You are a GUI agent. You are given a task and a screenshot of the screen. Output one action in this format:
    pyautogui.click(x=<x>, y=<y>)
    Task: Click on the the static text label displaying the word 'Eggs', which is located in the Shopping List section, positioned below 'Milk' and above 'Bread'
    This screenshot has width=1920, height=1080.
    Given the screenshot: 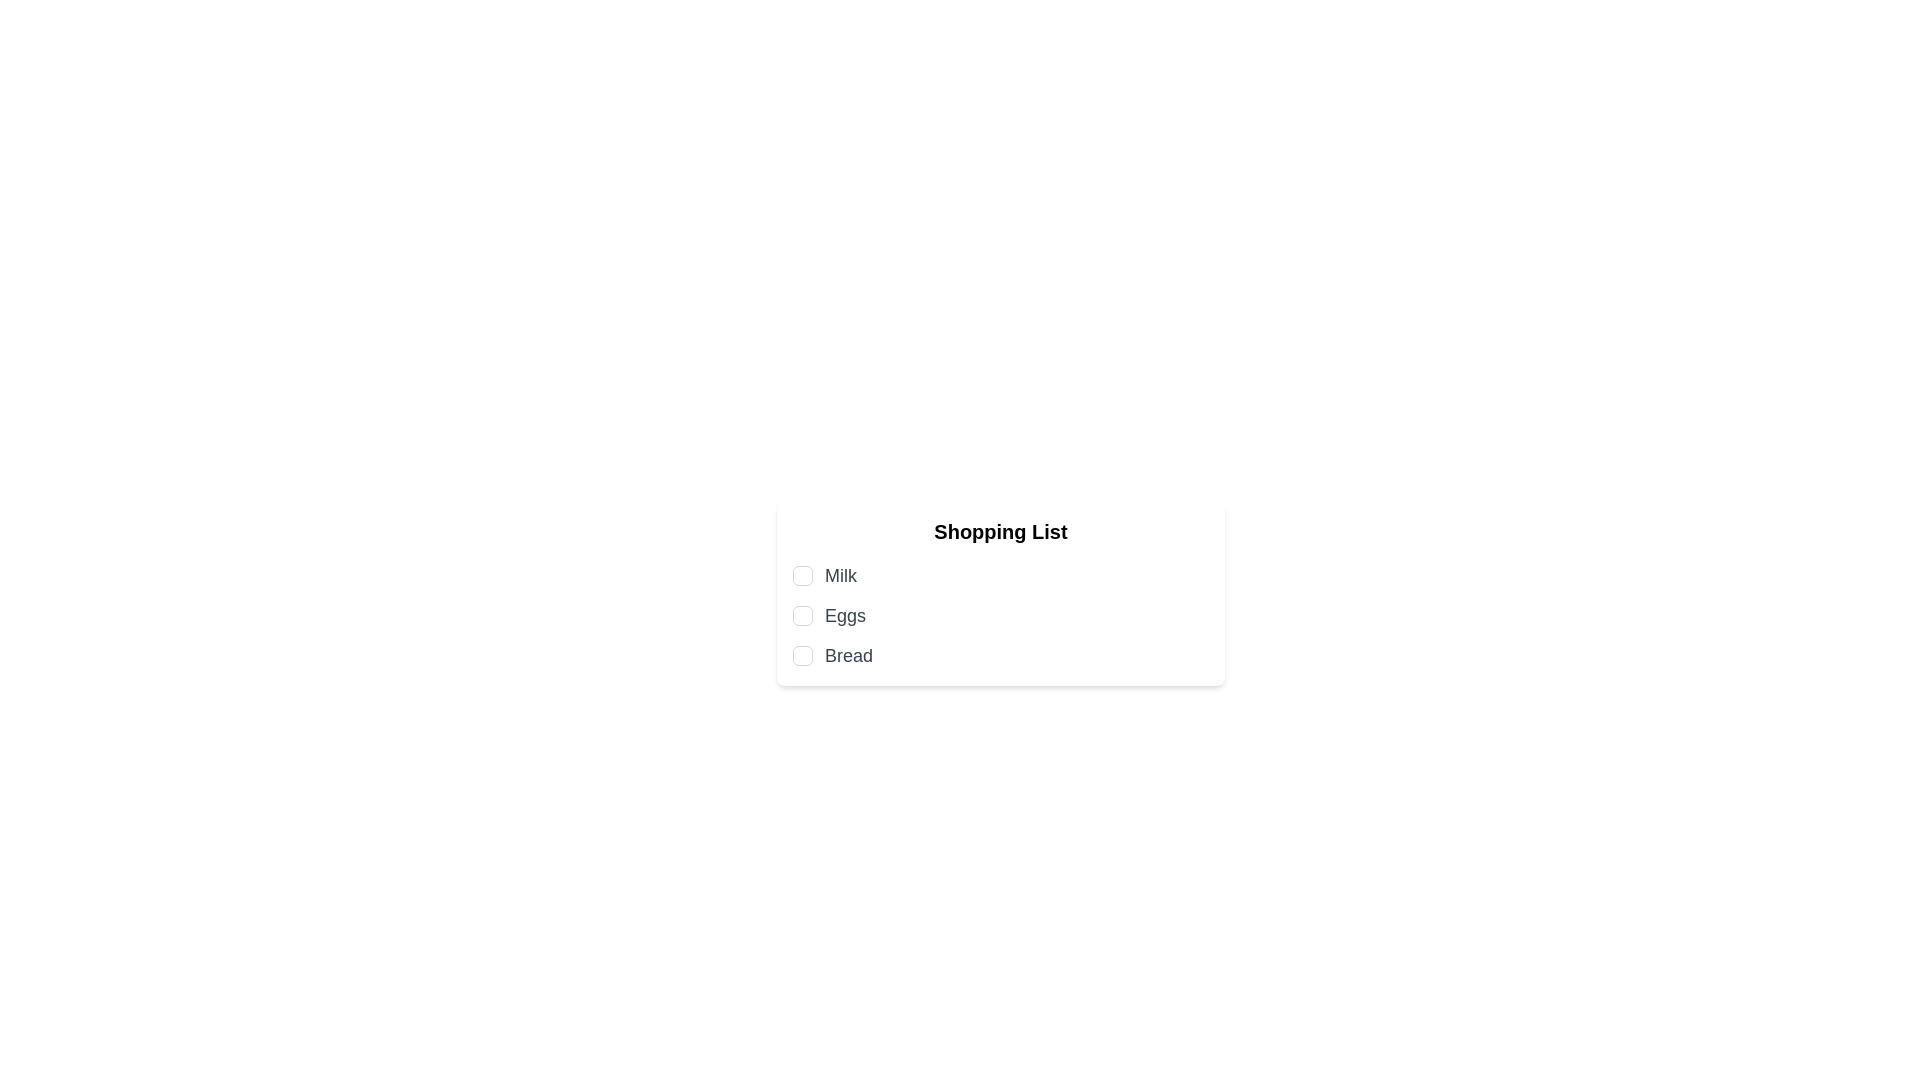 What is the action you would take?
    pyautogui.click(x=845, y=615)
    